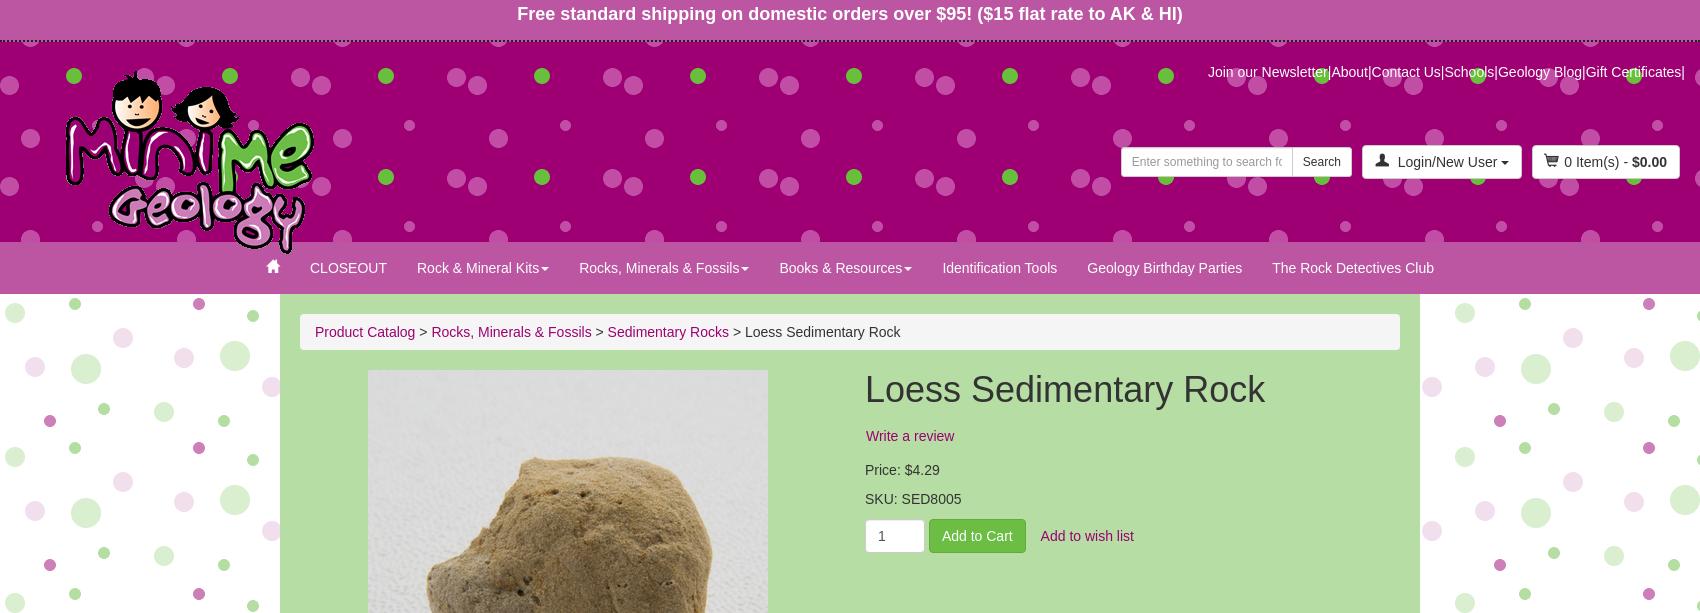 Image resolution: width=1700 pixels, height=613 pixels. I want to click on 'Join our Newsletter', so click(1206, 70).